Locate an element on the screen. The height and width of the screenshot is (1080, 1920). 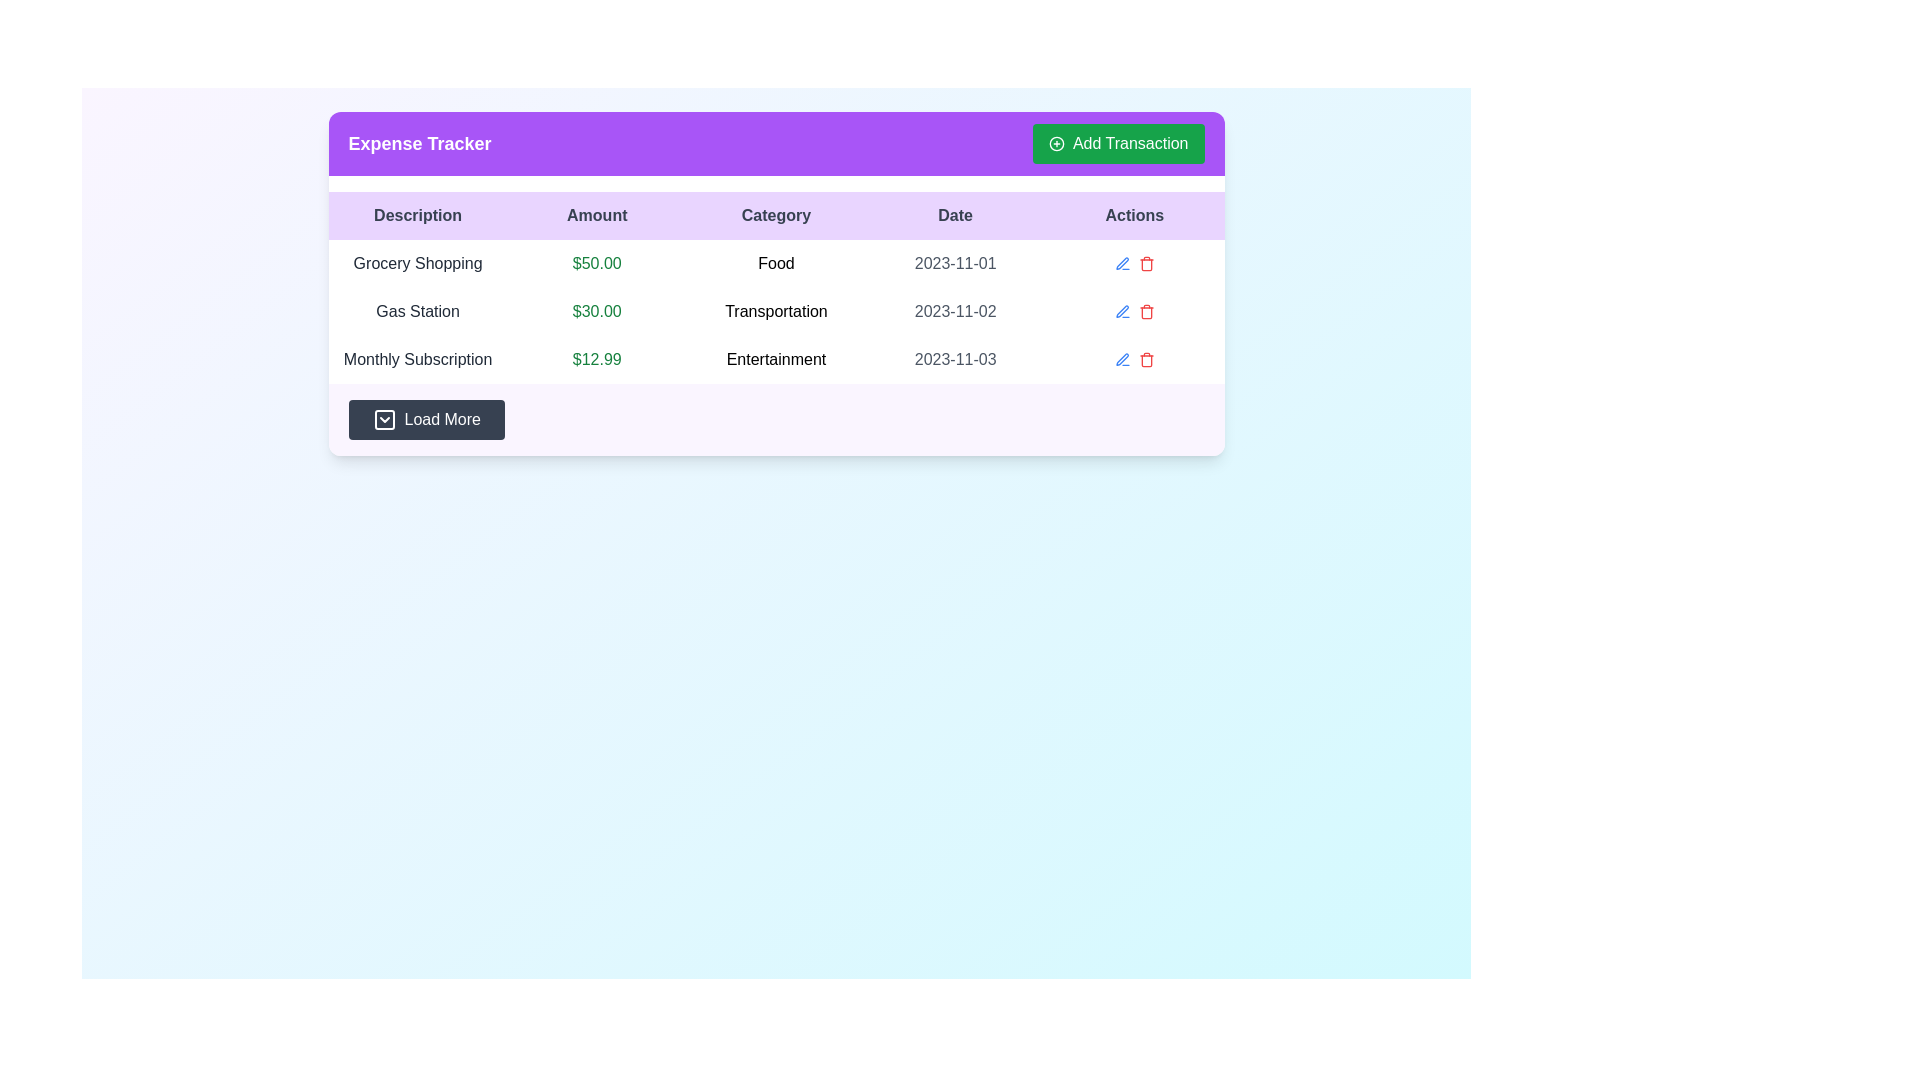
the text label in the first row of the data table under the 'Description' column, which provides clarity about the associated transaction is located at coordinates (417, 262).